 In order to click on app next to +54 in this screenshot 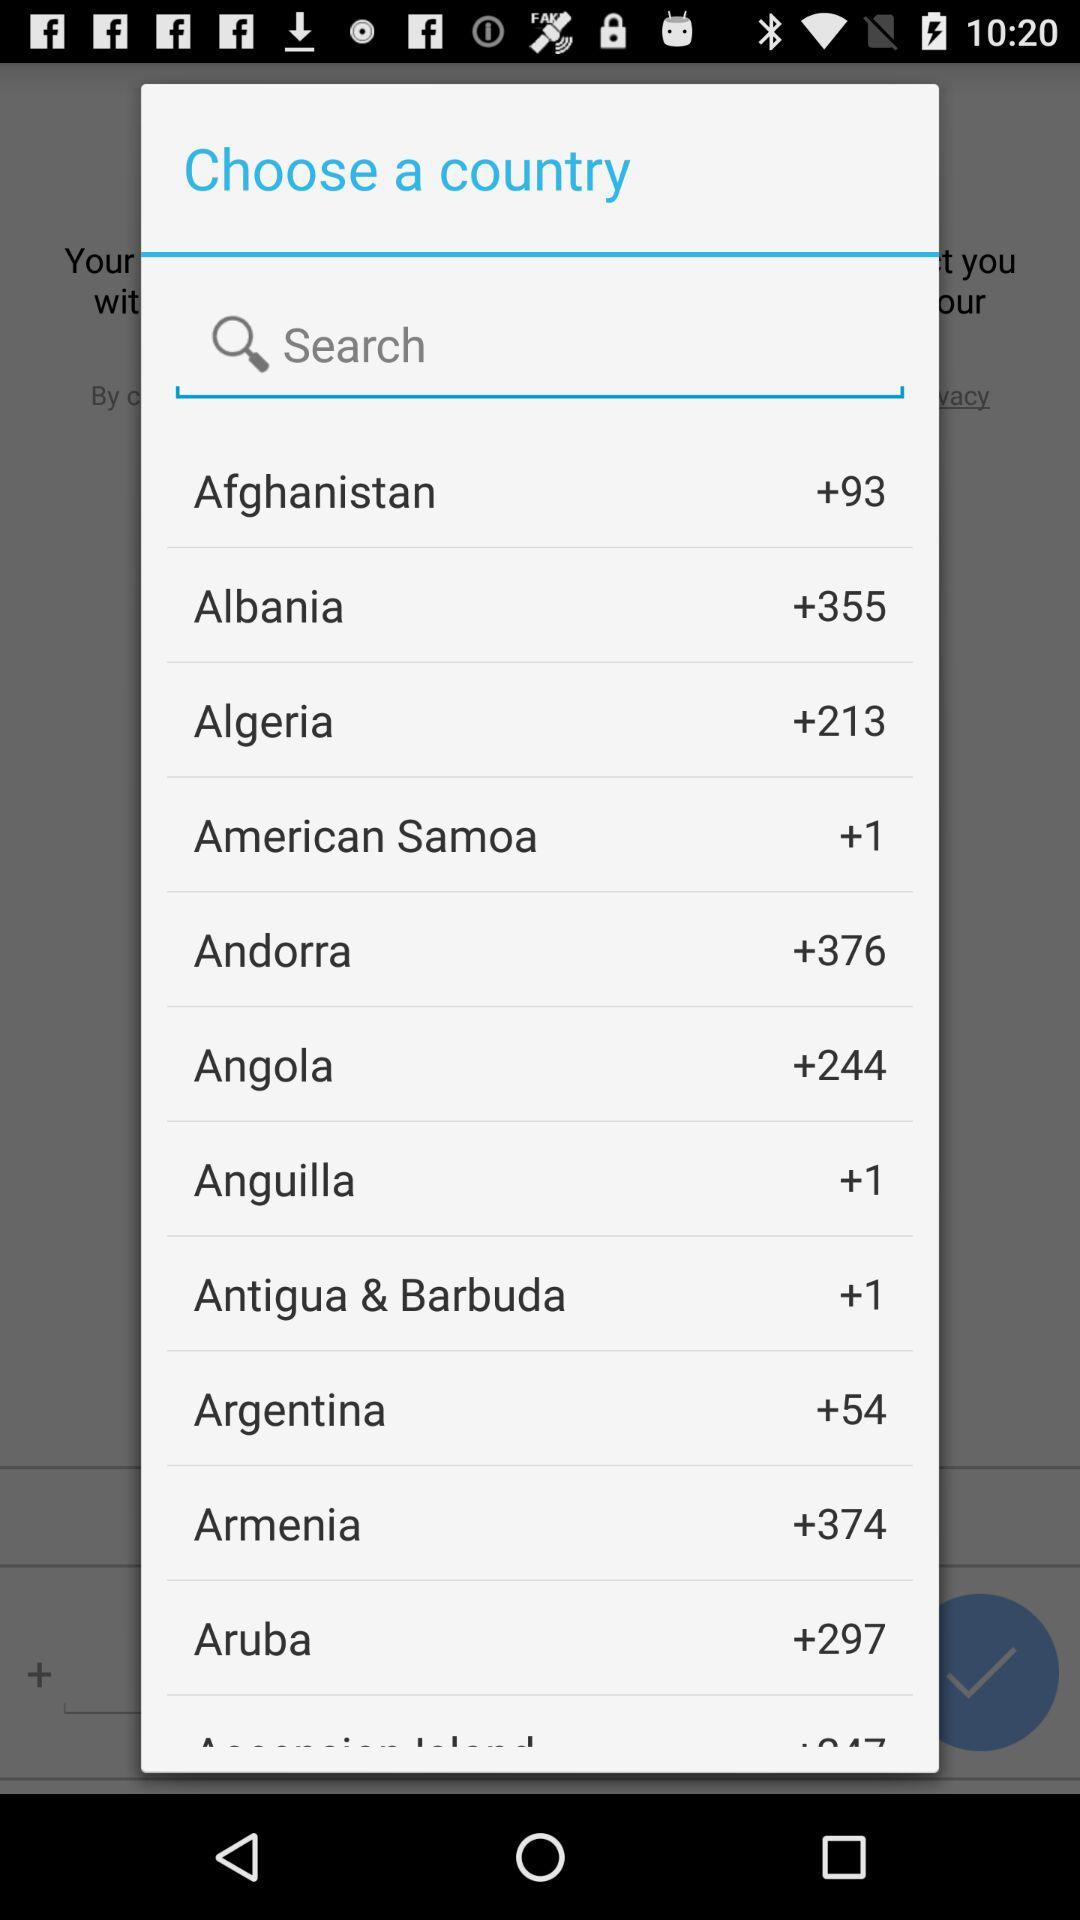, I will do `click(290, 1407)`.